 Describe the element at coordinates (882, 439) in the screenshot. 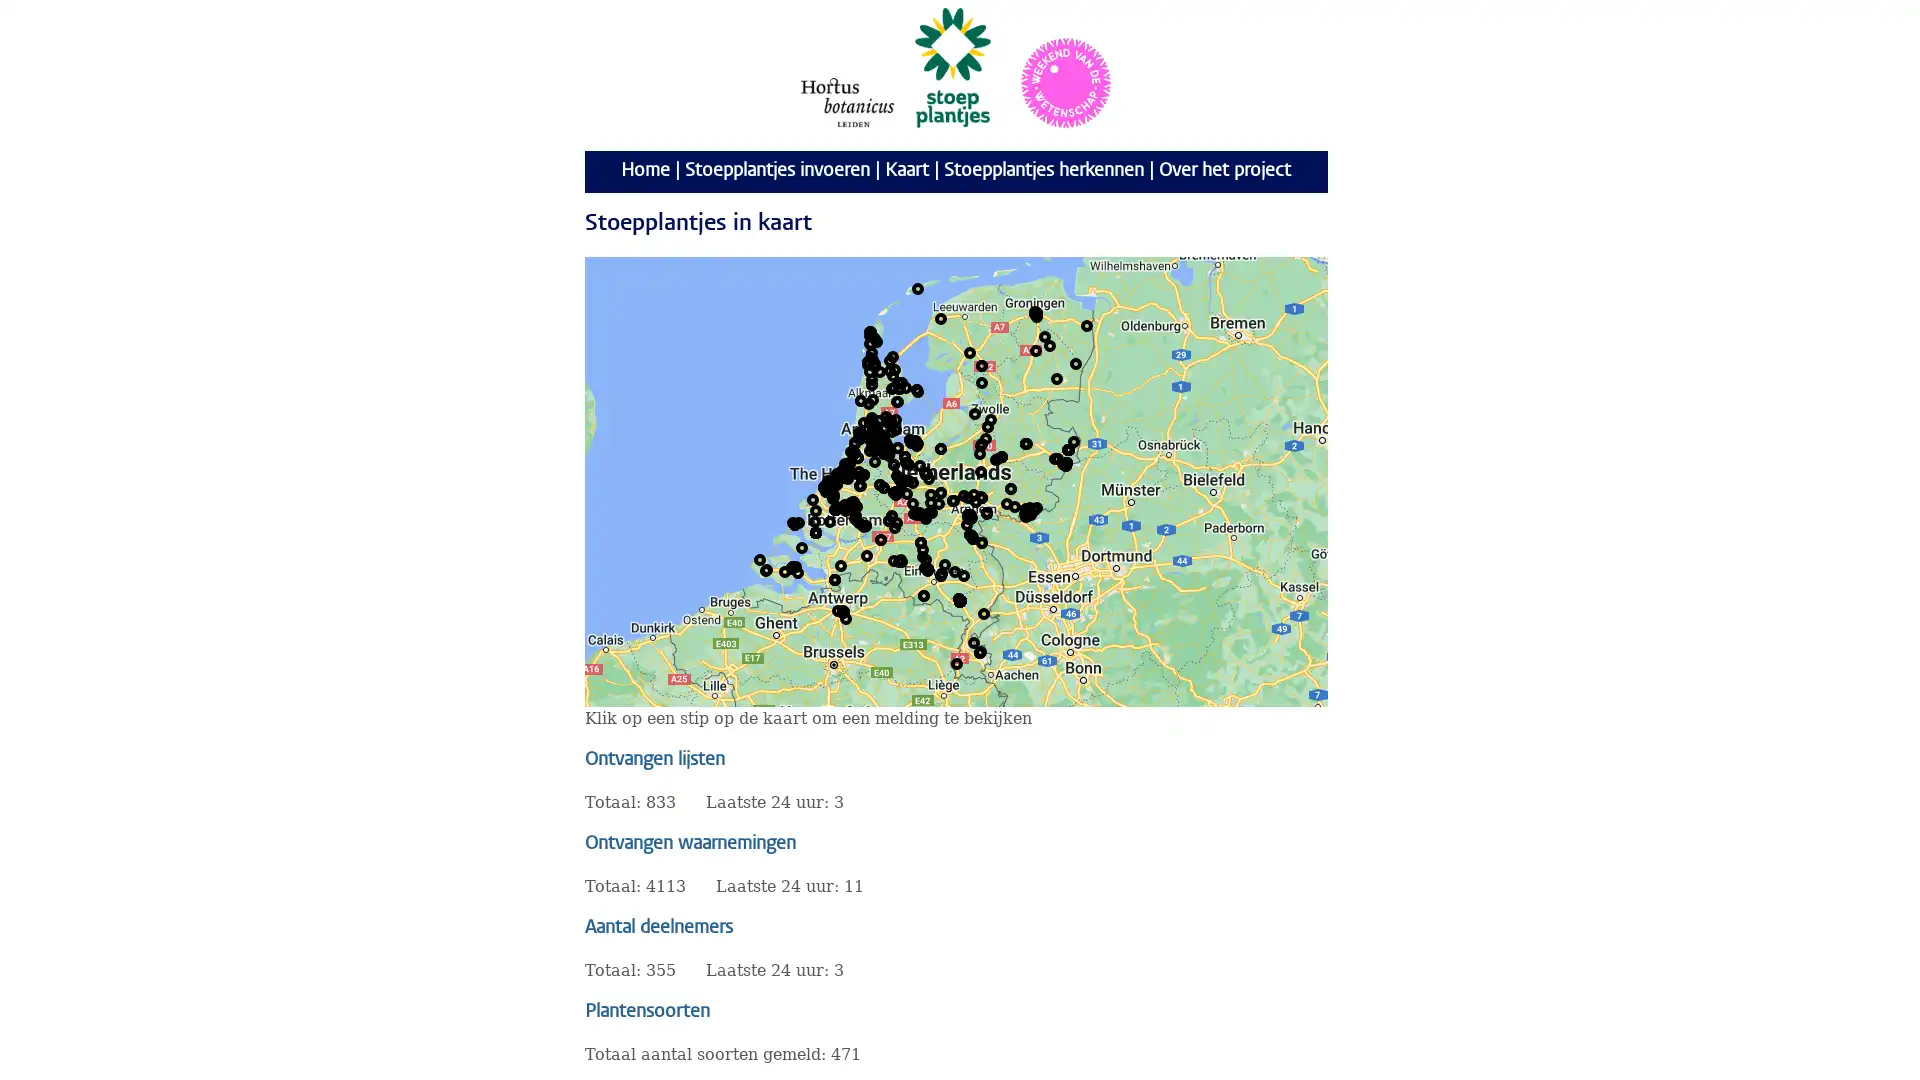

I see `Telling van Jessica Veld op 14 april 2022` at that location.